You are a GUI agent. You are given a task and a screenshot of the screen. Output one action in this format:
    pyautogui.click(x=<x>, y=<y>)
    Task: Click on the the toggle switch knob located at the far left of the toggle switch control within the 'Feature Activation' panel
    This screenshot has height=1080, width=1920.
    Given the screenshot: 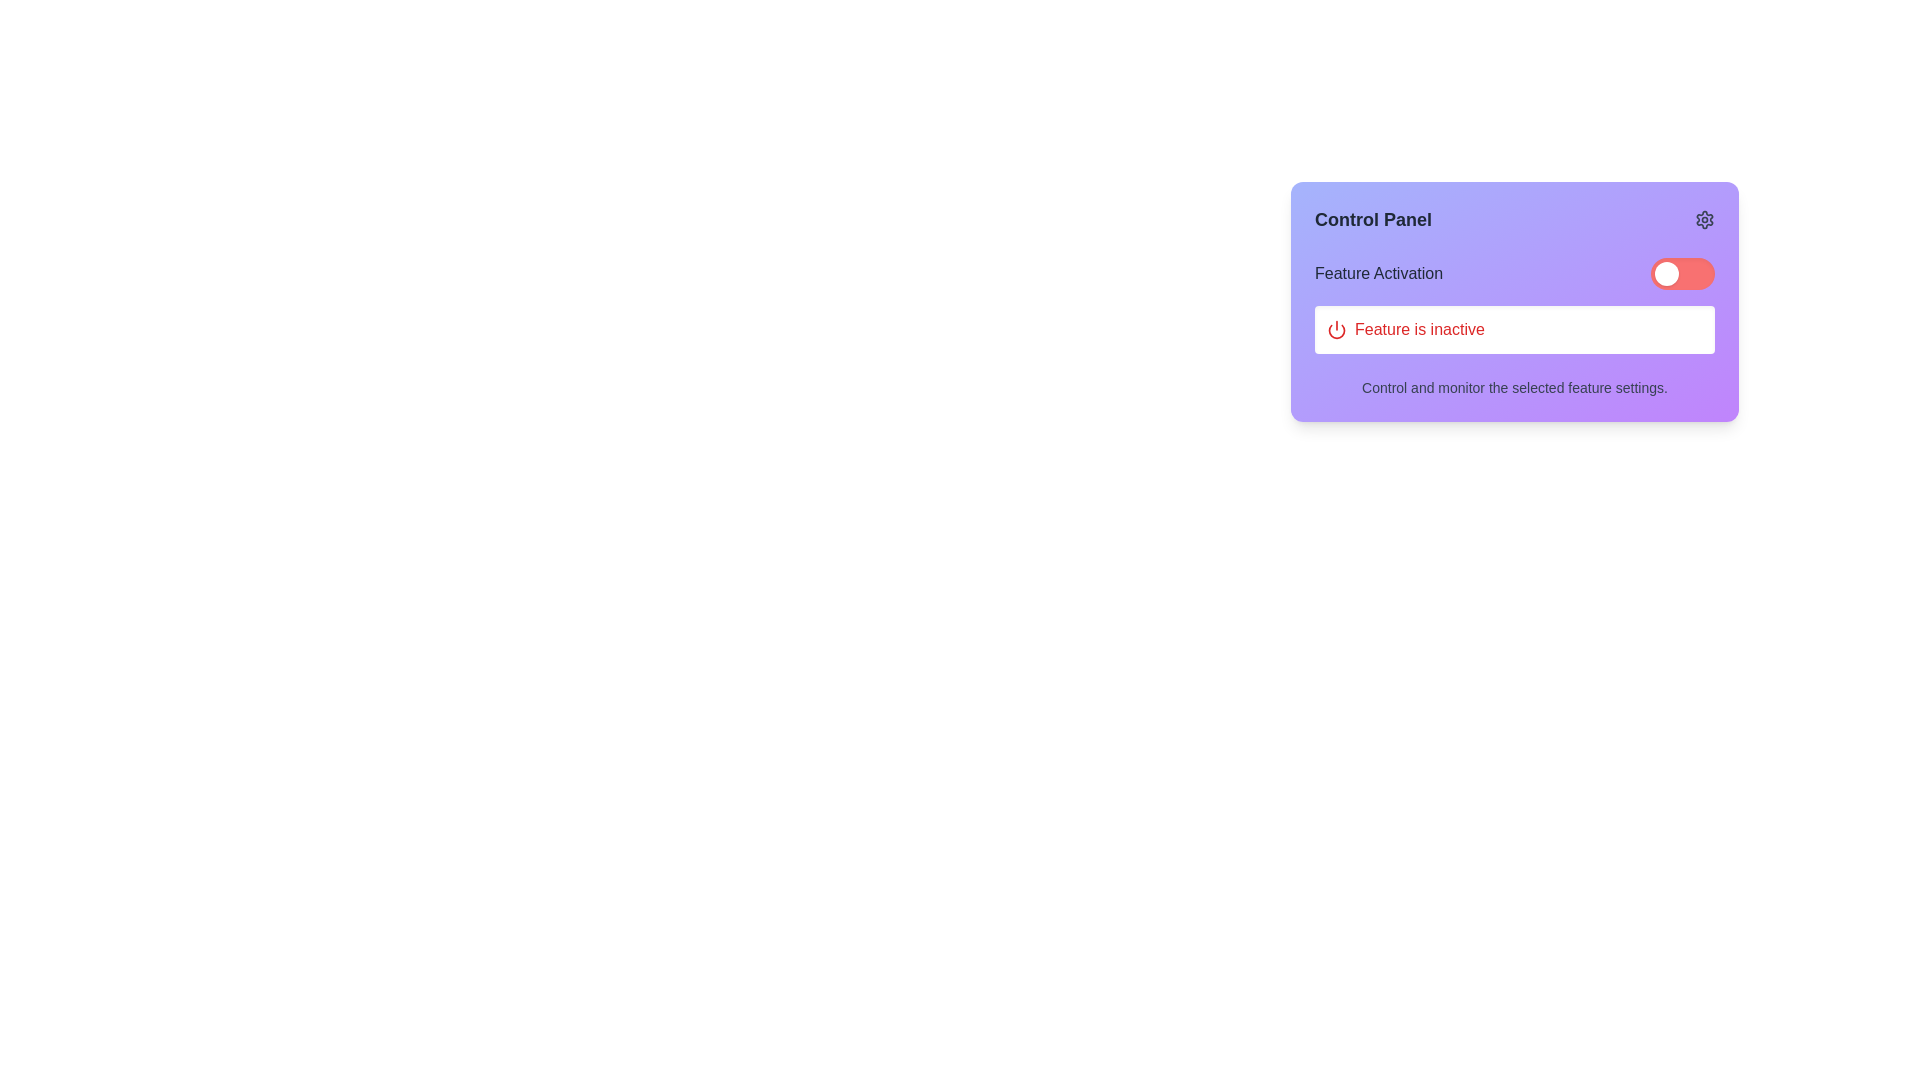 What is the action you would take?
    pyautogui.click(x=1666, y=273)
    